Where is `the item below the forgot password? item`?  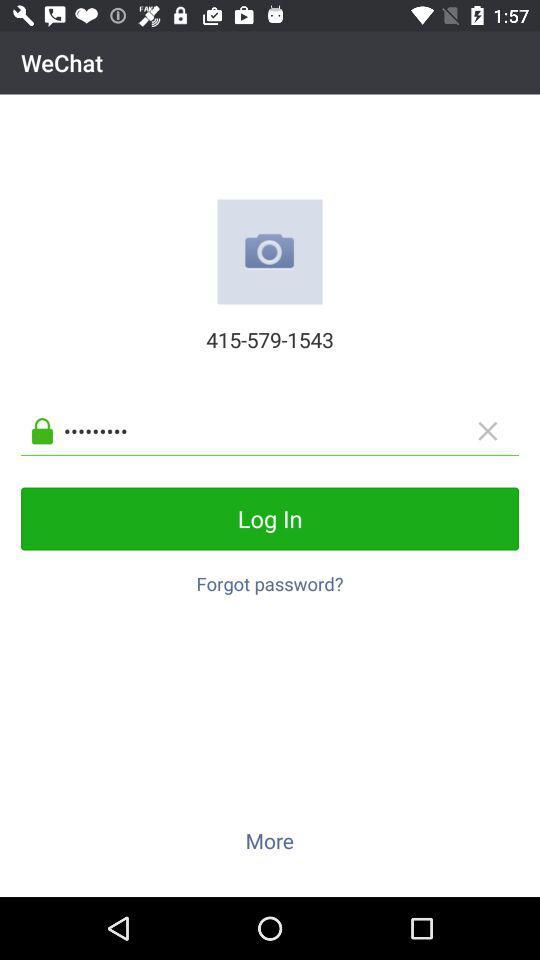
the item below the forgot password? item is located at coordinates (269, 840).